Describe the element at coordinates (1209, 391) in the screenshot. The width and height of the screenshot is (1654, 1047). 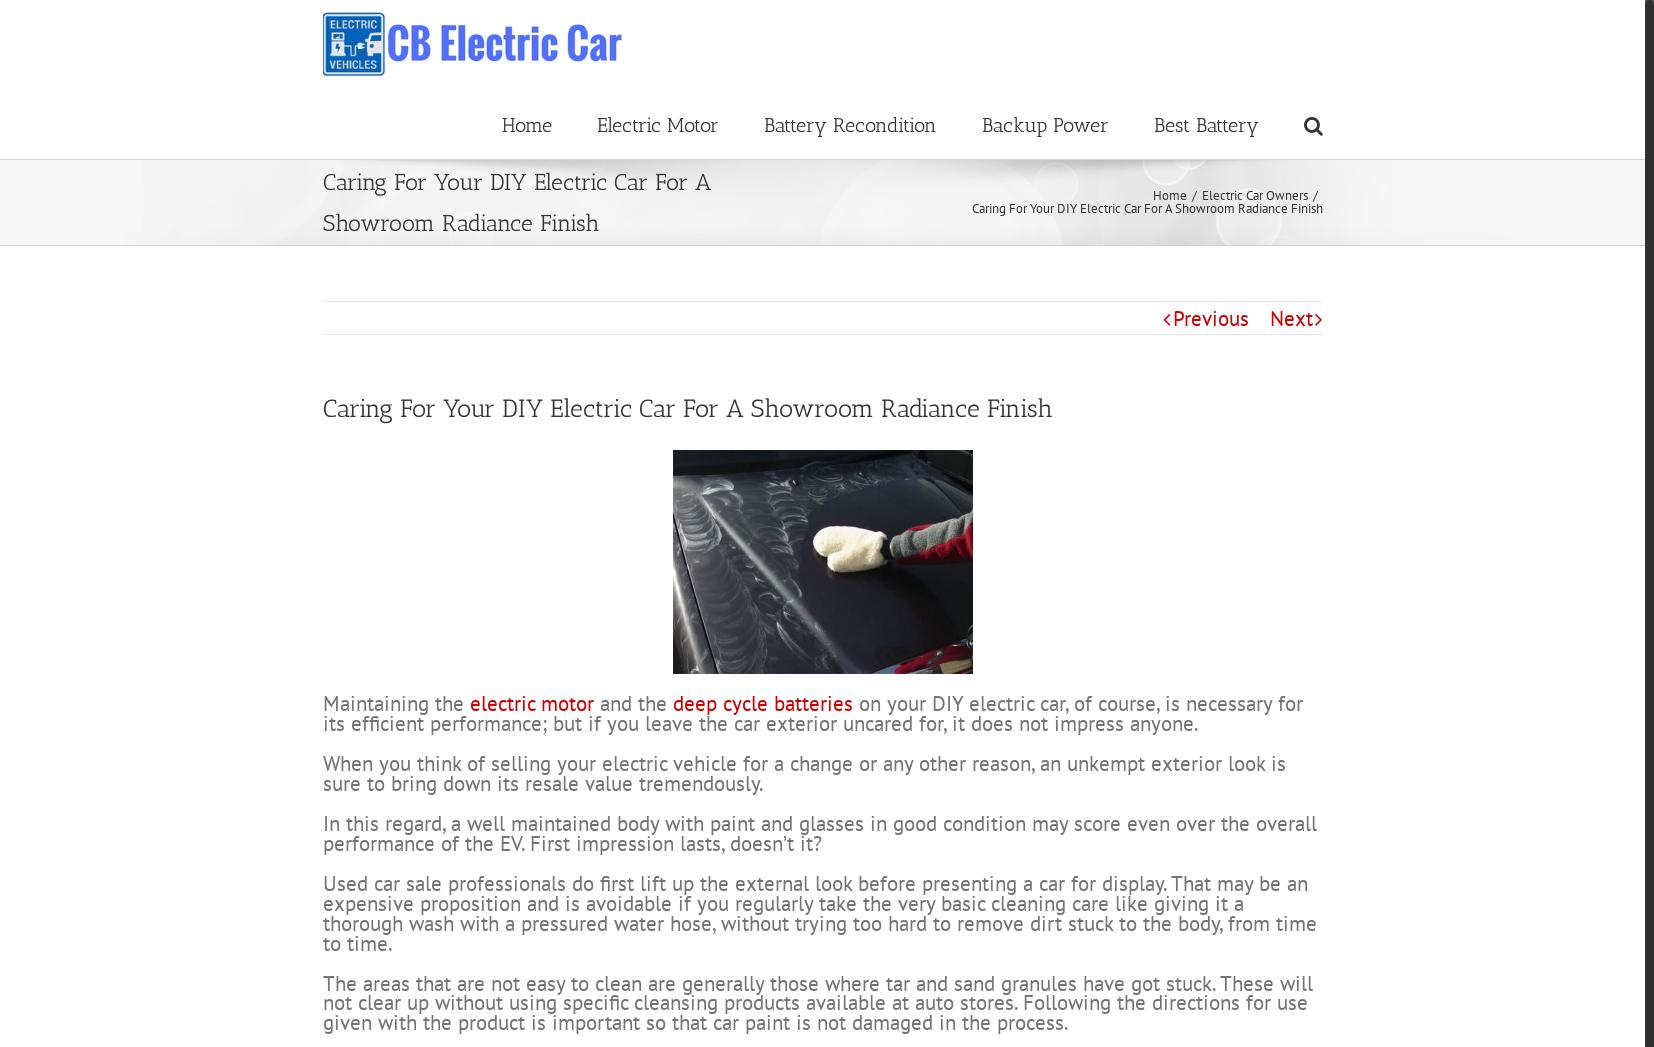
I see `'Previous'` at that location.